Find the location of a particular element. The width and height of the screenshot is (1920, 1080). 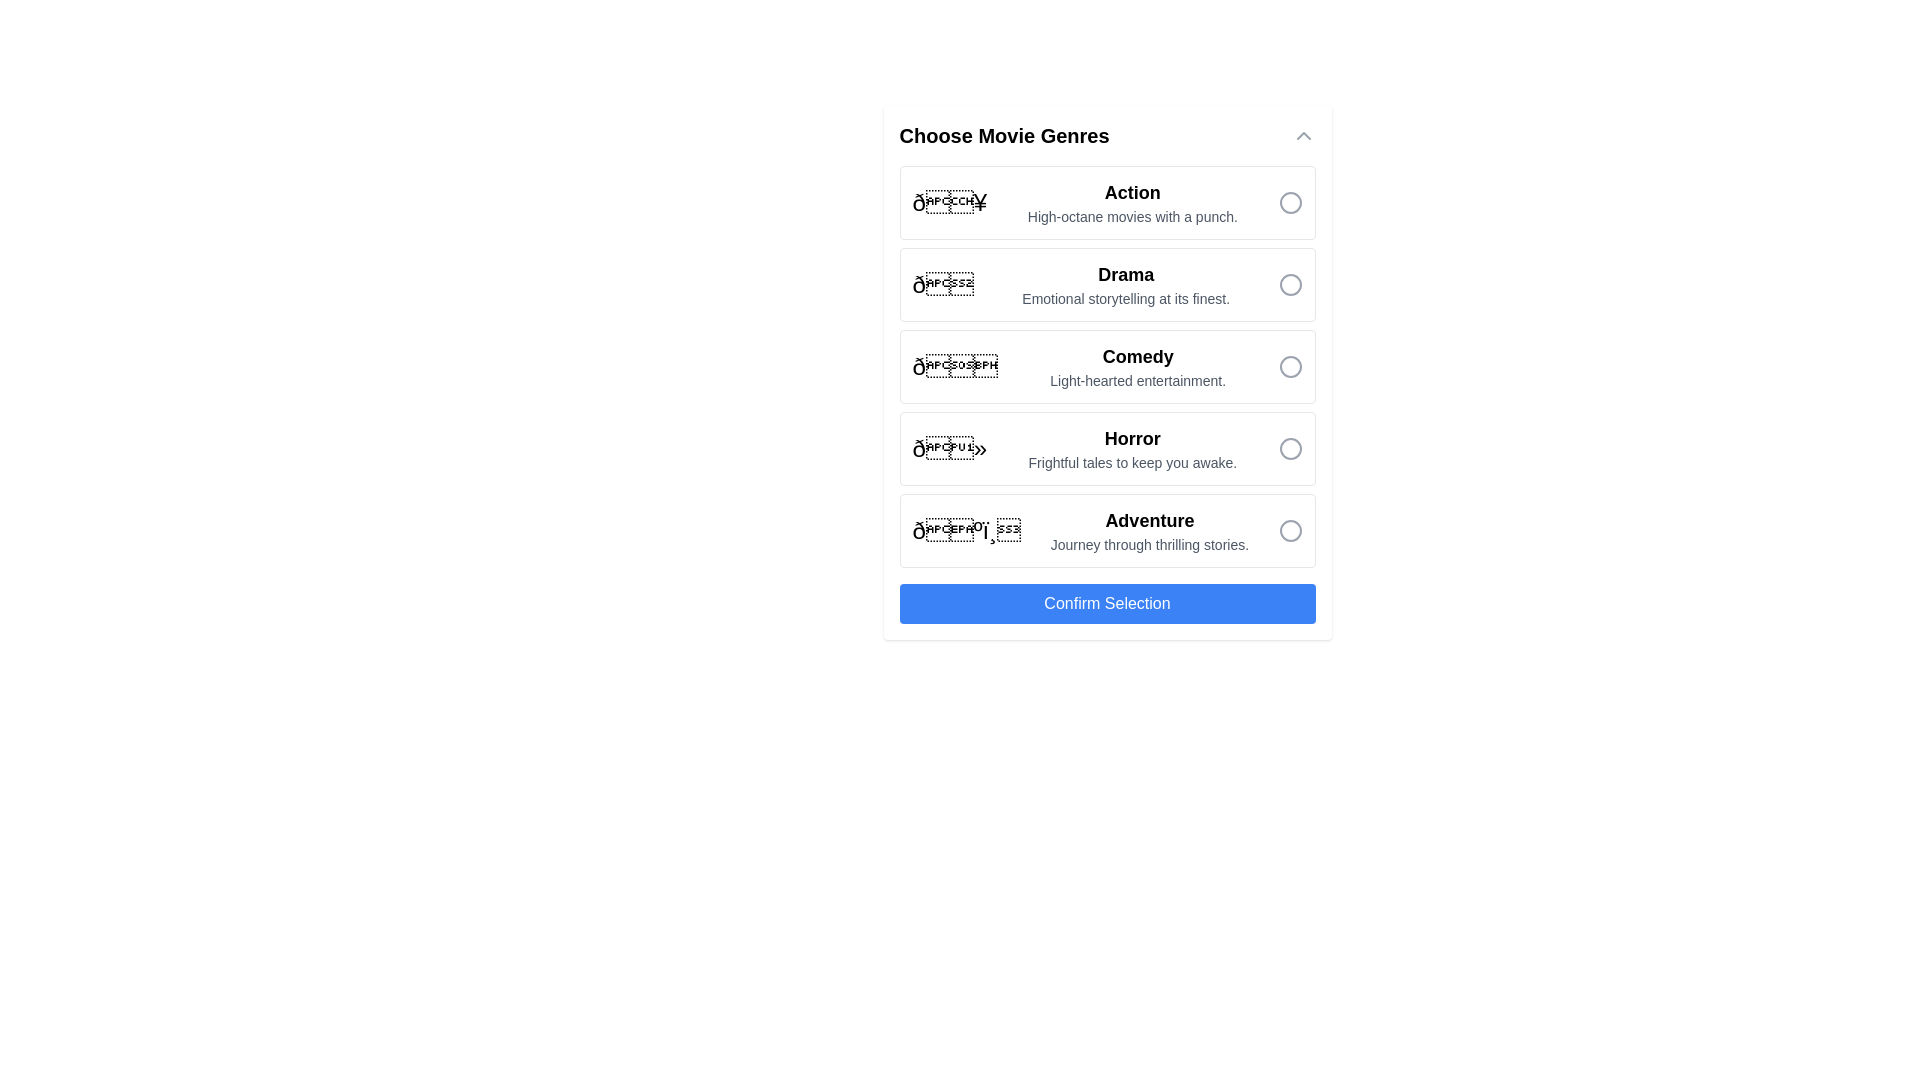

the radio button located to the far right of the 'Action' genre option is located at coordinates (1290, 203).